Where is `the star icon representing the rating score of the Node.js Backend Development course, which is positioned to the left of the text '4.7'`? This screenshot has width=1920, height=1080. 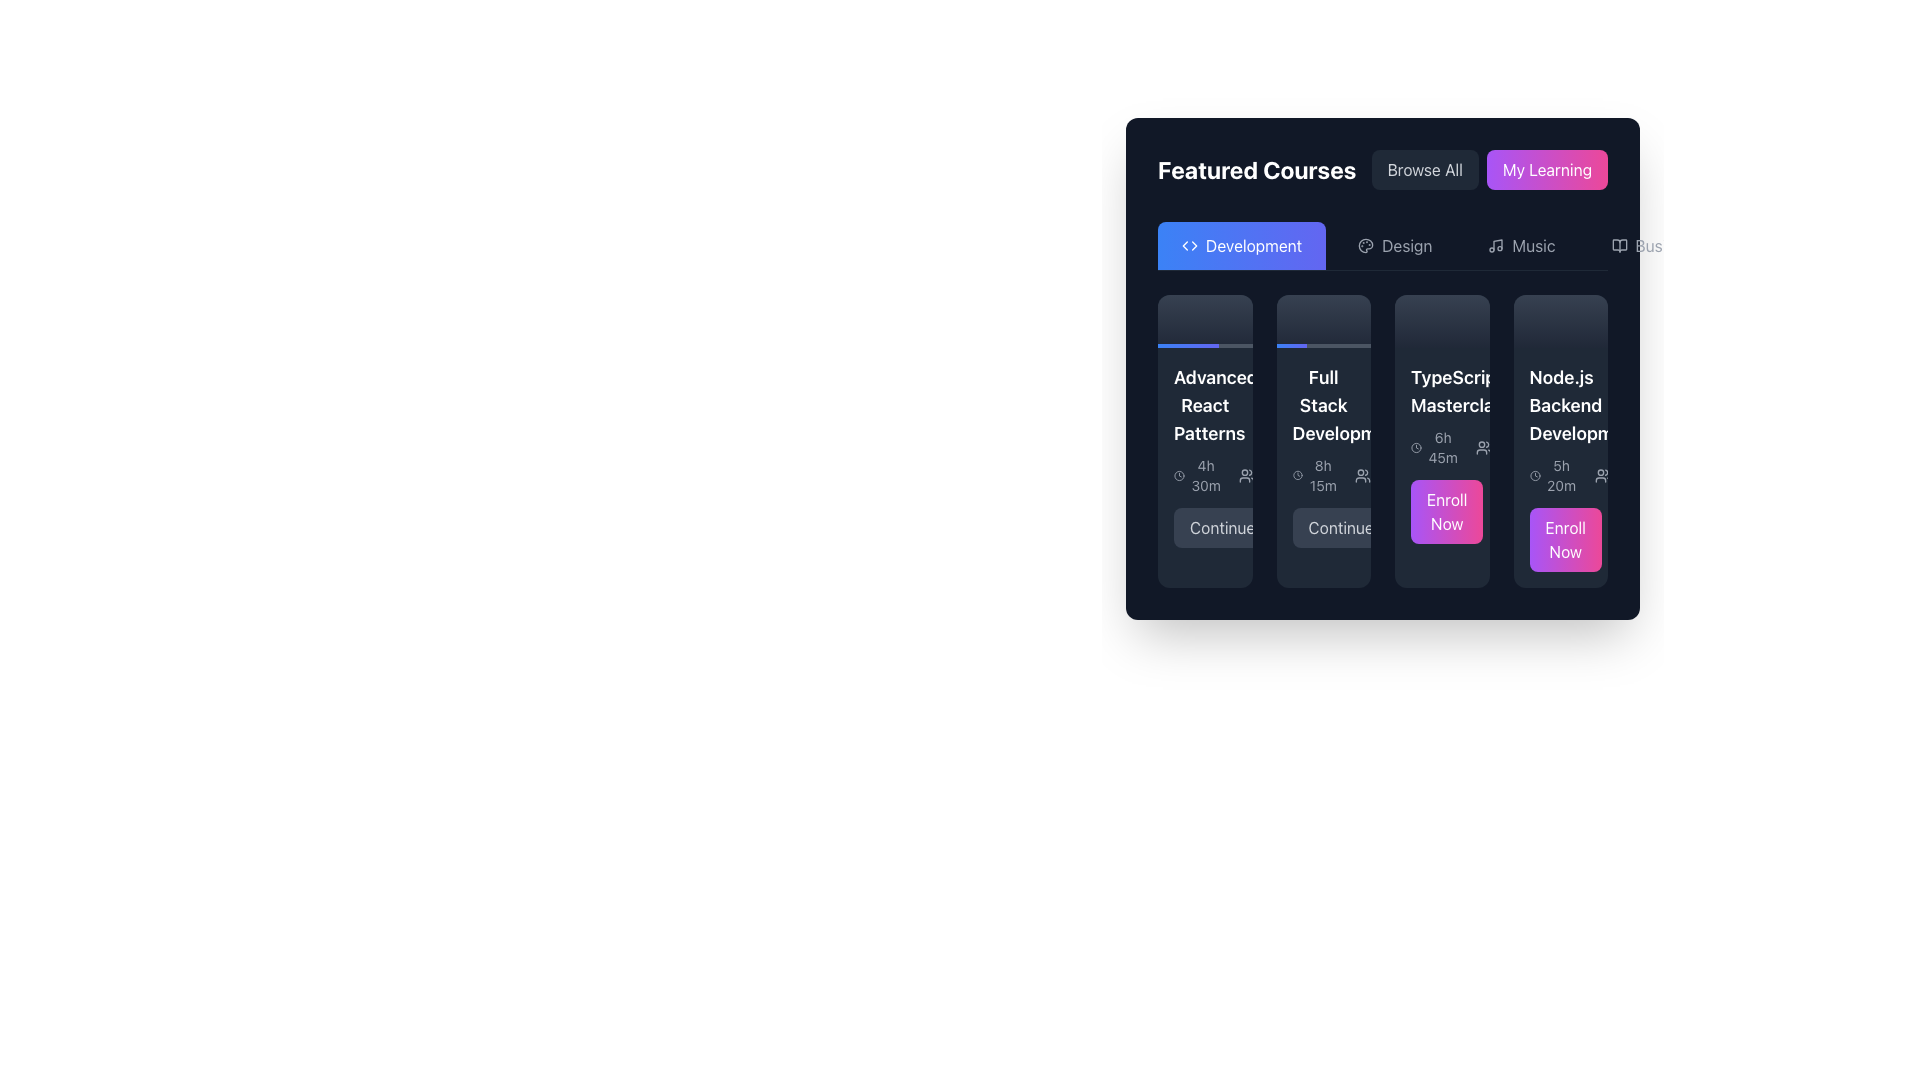 the star icon representing the rating score of the Node.js Backend Development course, which is positioned to the left of the text '4.7' is located at coordinates (1554, 447).